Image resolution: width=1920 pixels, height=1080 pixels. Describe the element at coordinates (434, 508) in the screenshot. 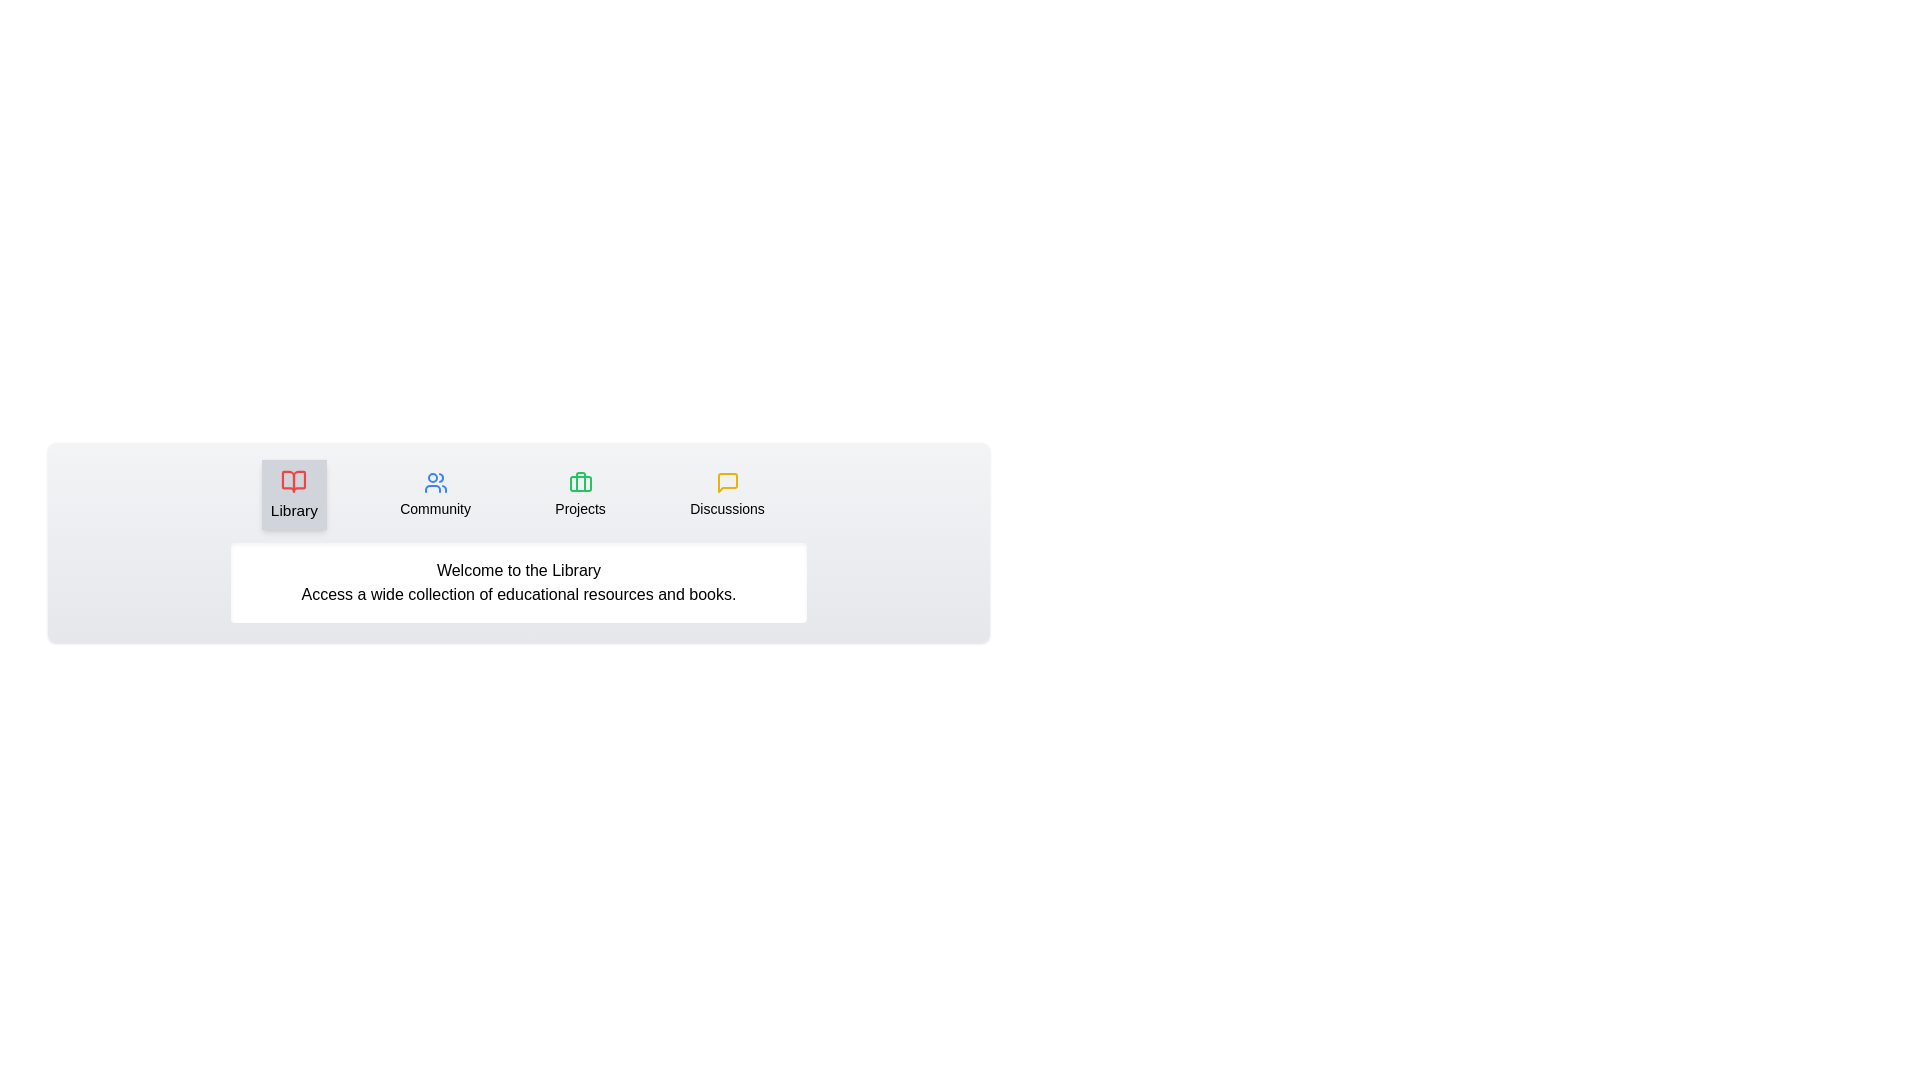

I see `the text label displaying 'Community' located in the navigation bar, positioned below the icon of people and adjacent to 'Library' and 'Projects'` at that location.